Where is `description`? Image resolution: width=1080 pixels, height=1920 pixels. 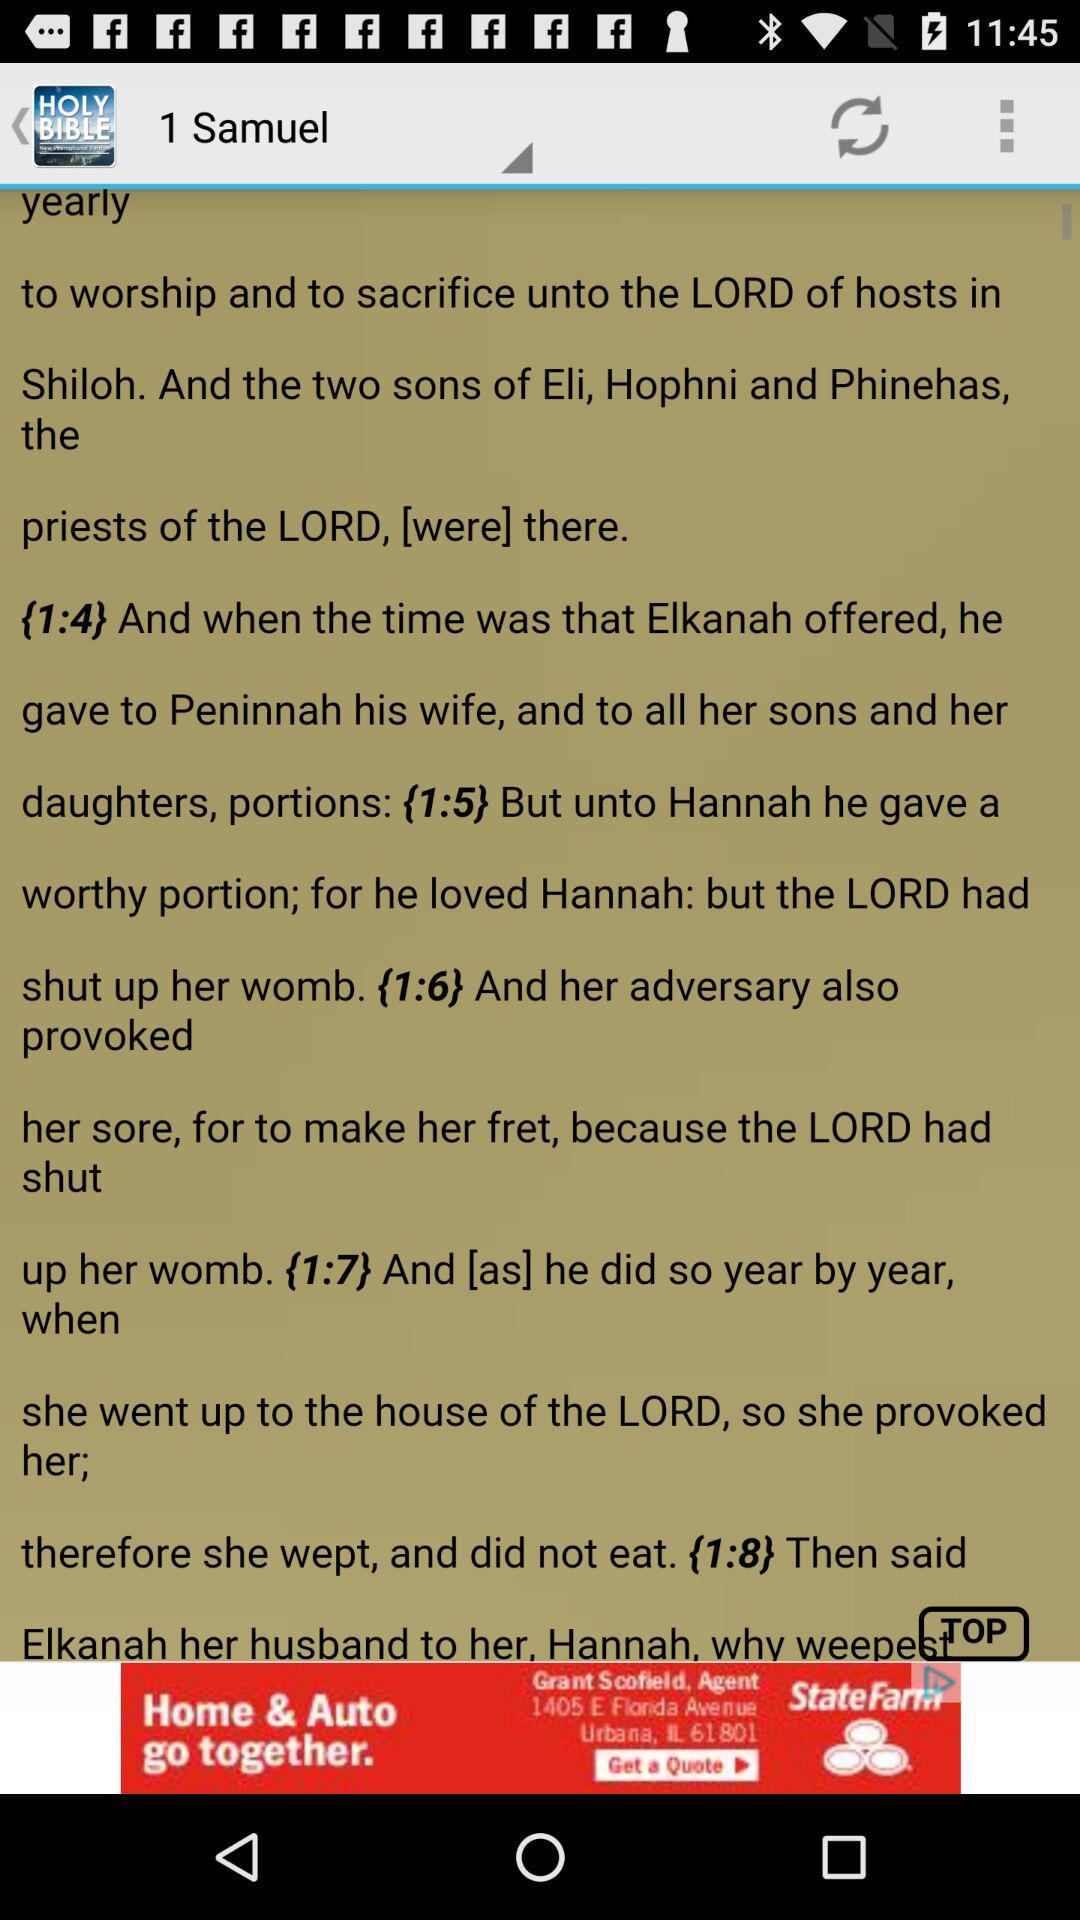 description is located at coordinates (540, 924).